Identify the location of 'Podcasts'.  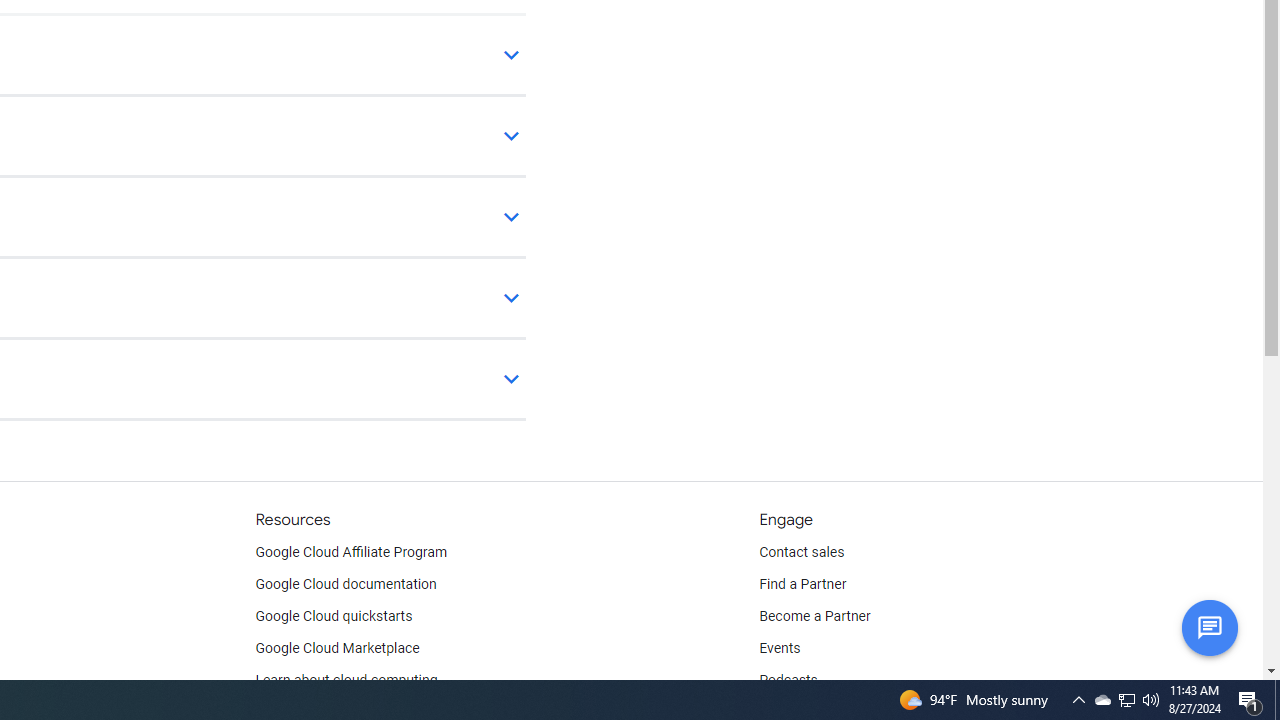
(787, 680).